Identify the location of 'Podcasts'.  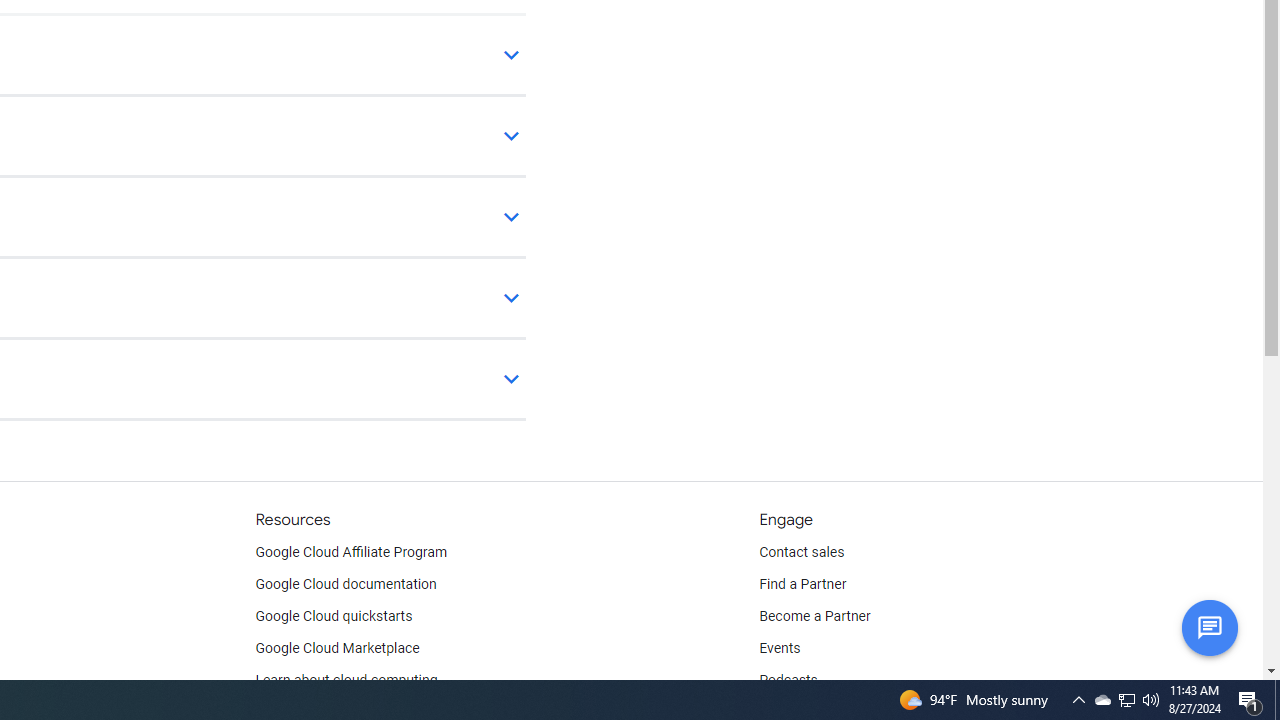
(787, 680).